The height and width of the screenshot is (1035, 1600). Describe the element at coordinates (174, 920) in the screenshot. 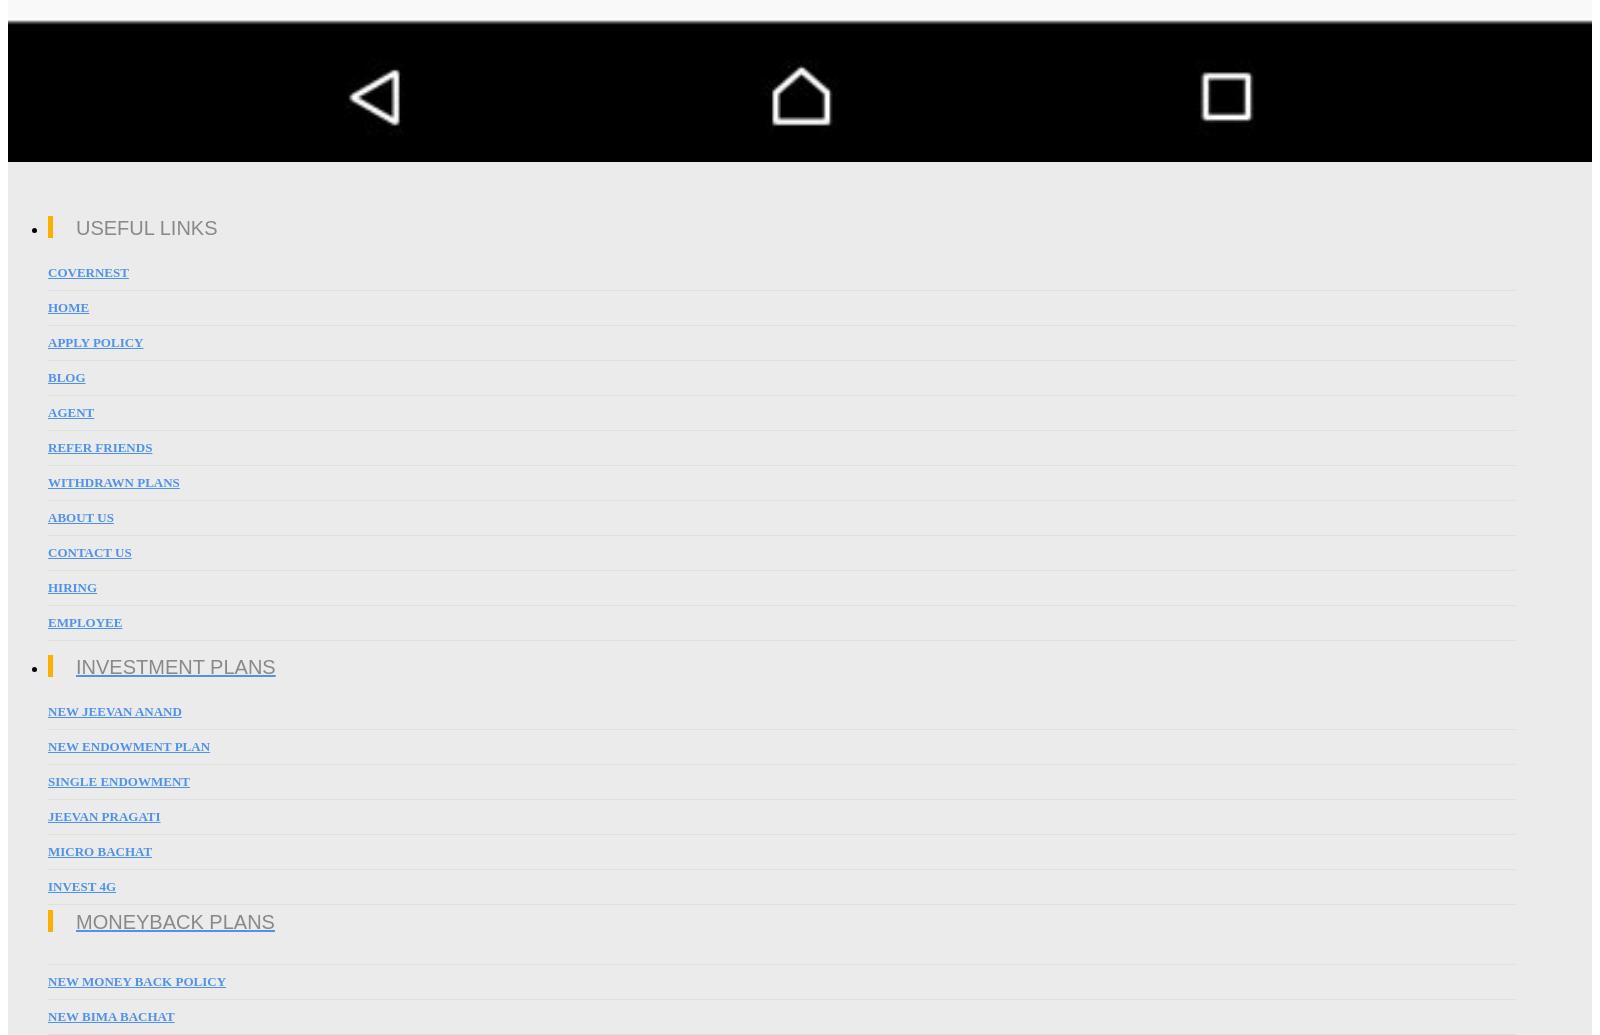

I see `'MoneyBack Plans'` at that location.